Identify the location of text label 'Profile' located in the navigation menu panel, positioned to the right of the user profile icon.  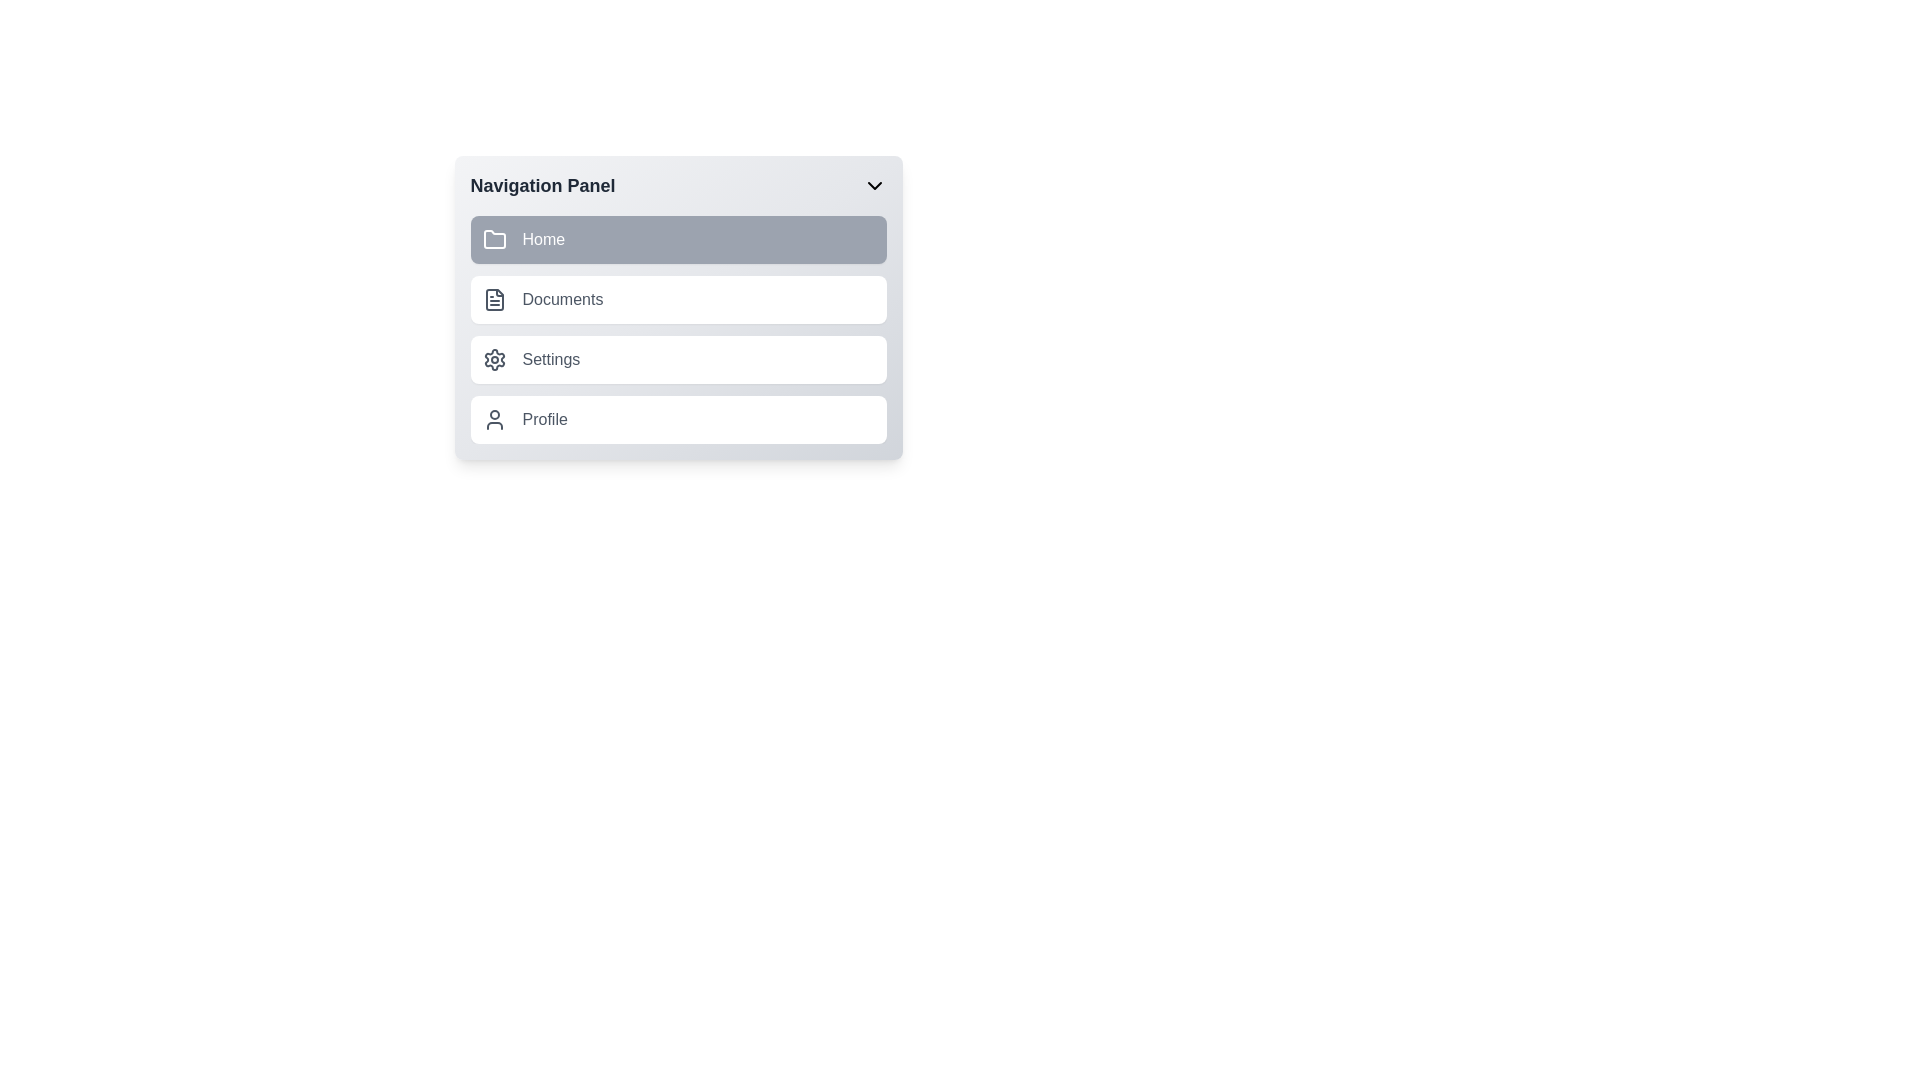
(545, 419).